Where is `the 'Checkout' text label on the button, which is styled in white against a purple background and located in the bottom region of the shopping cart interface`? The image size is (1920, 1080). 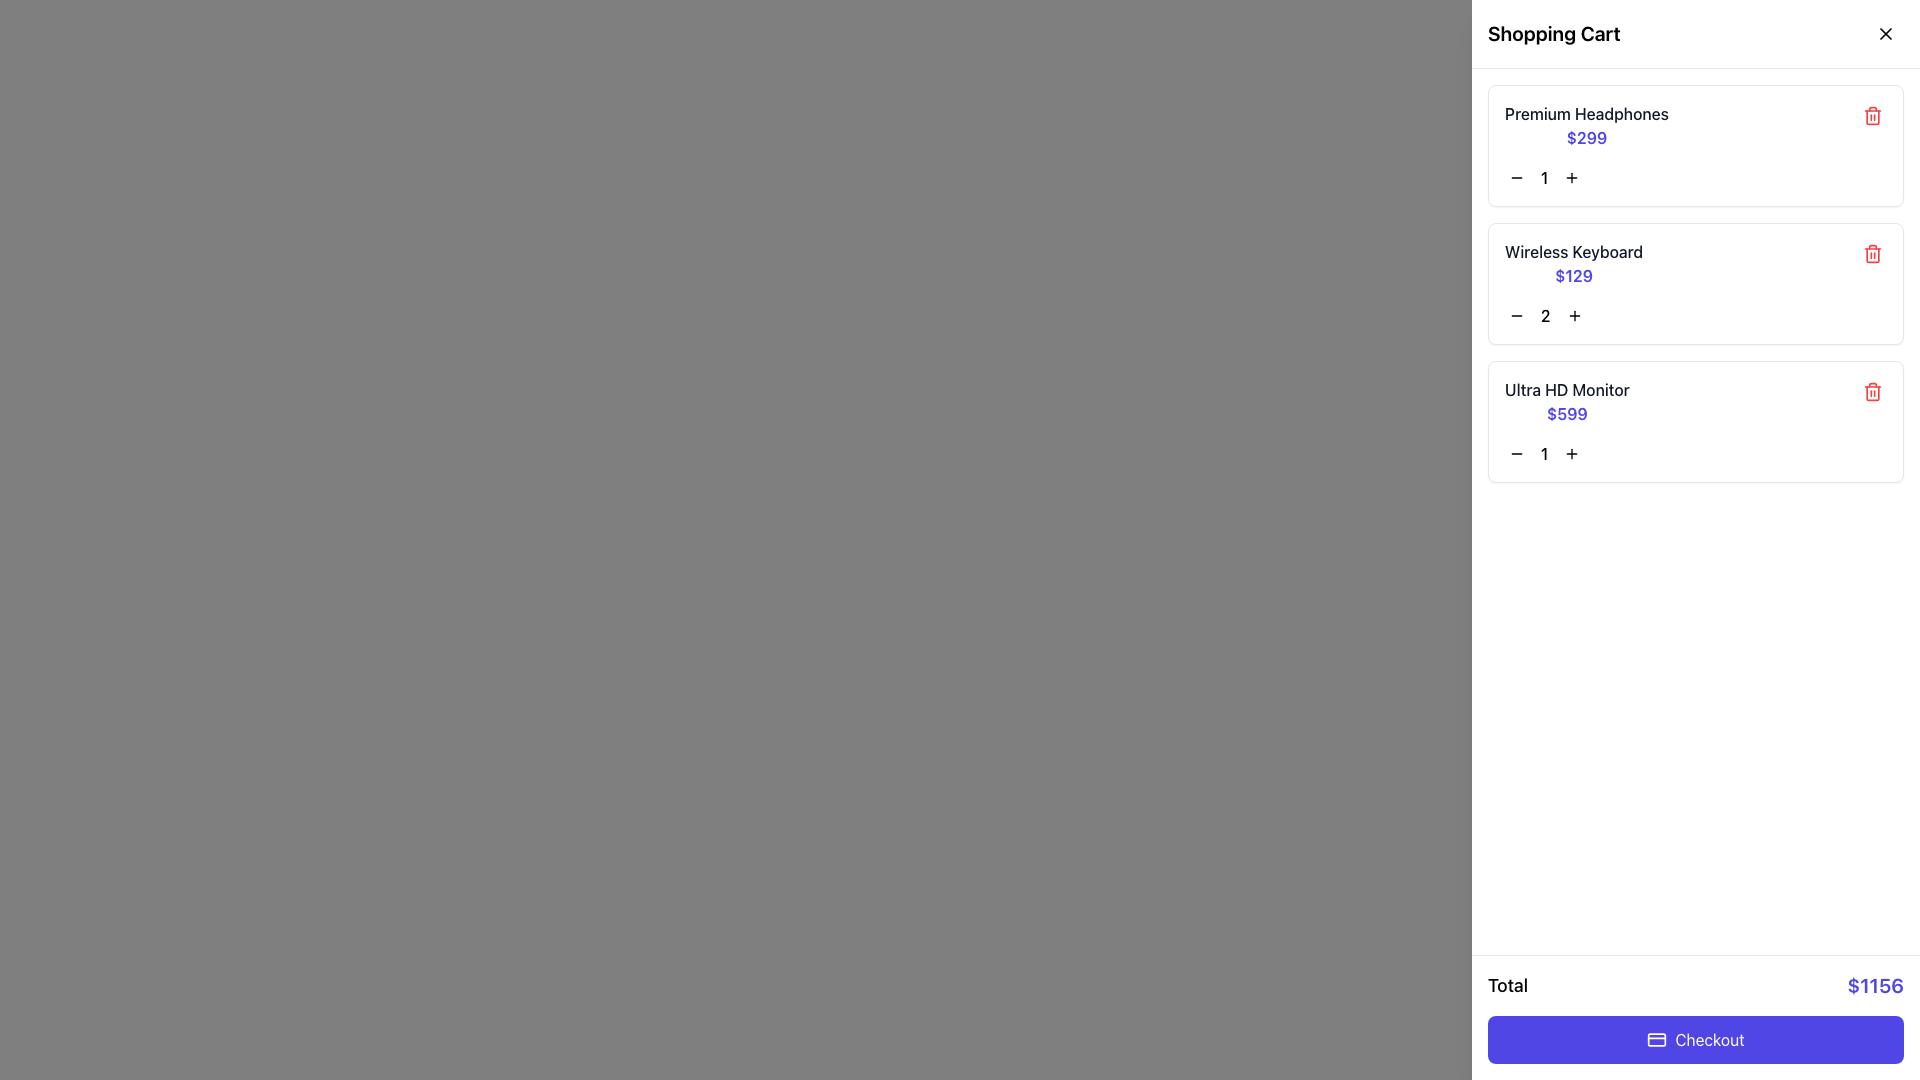 the 'Checkout' text label on the button, which is styled in white against a purple background and located in the bottom region of the shopping cart interface is located at coordinates (1708, 1039).